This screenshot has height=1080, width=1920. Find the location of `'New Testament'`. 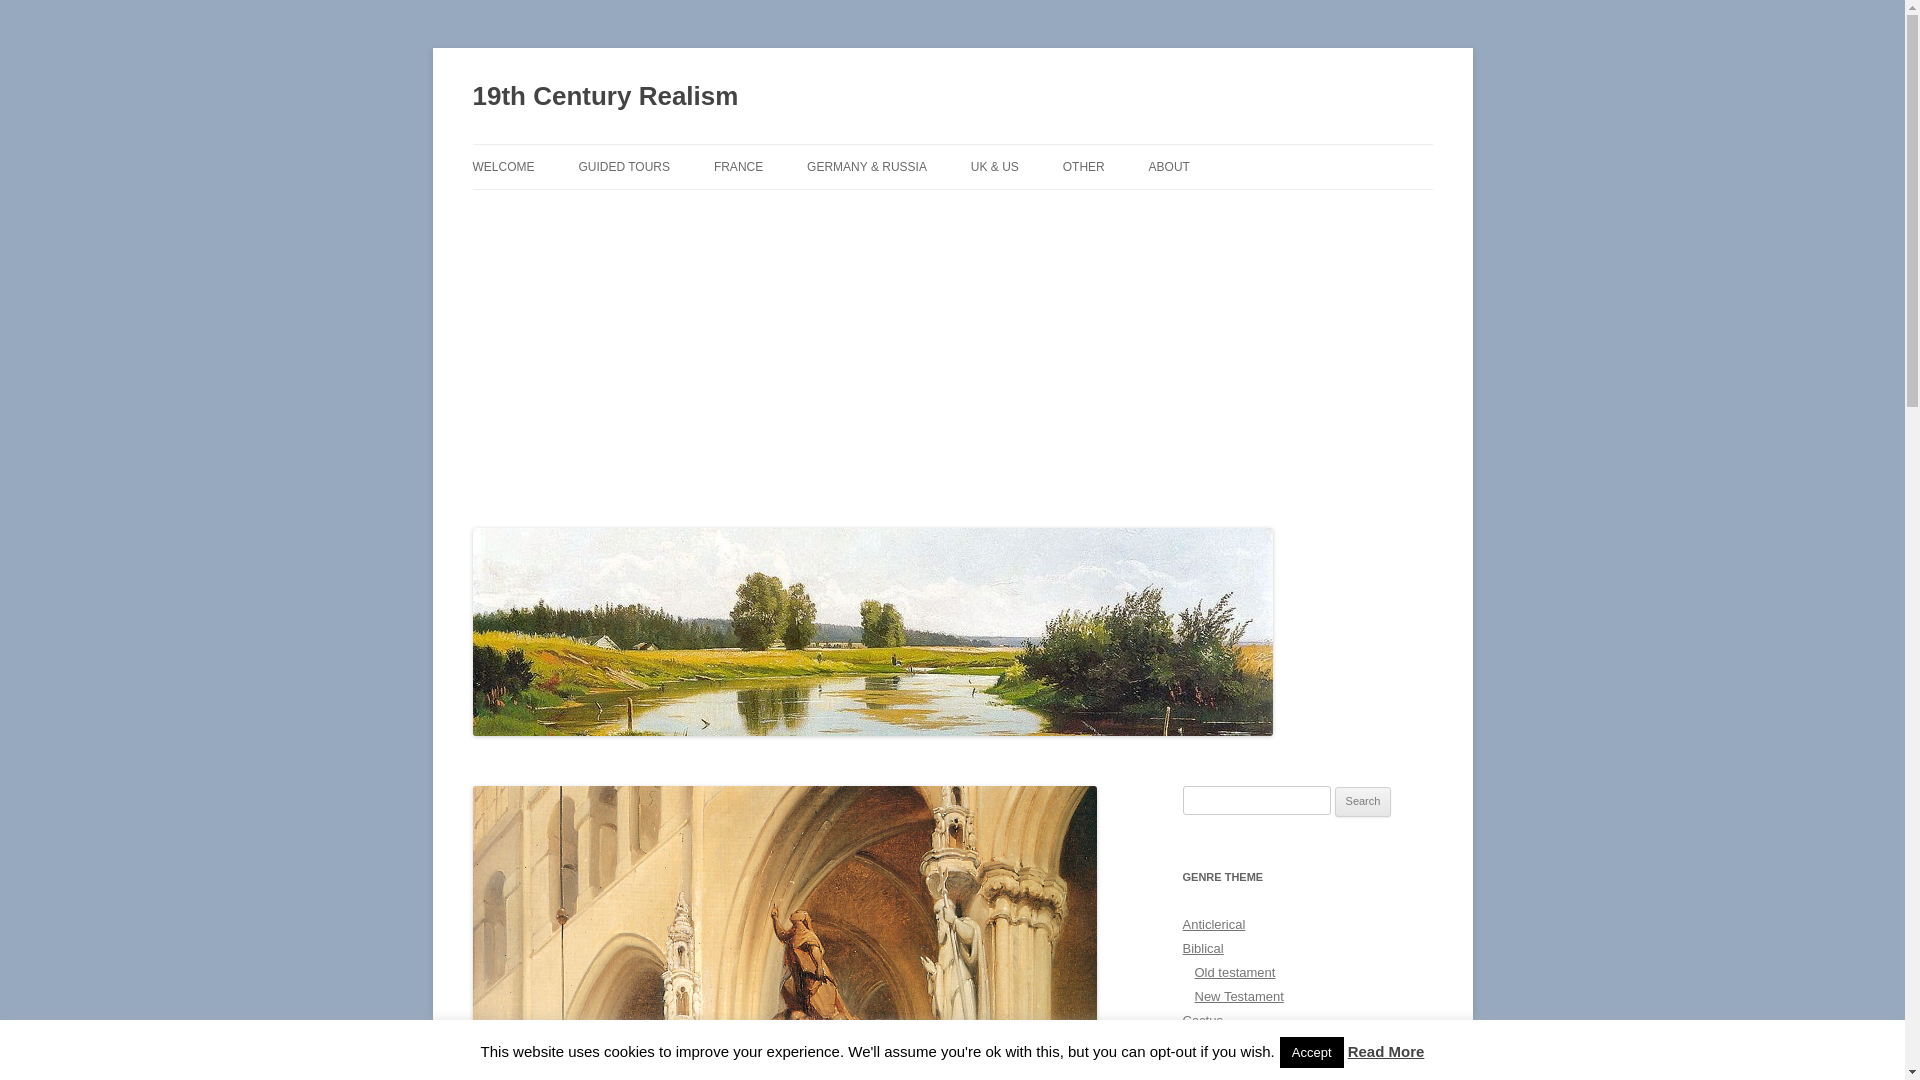

'New Testament' is located at coordinates (1237, 996).